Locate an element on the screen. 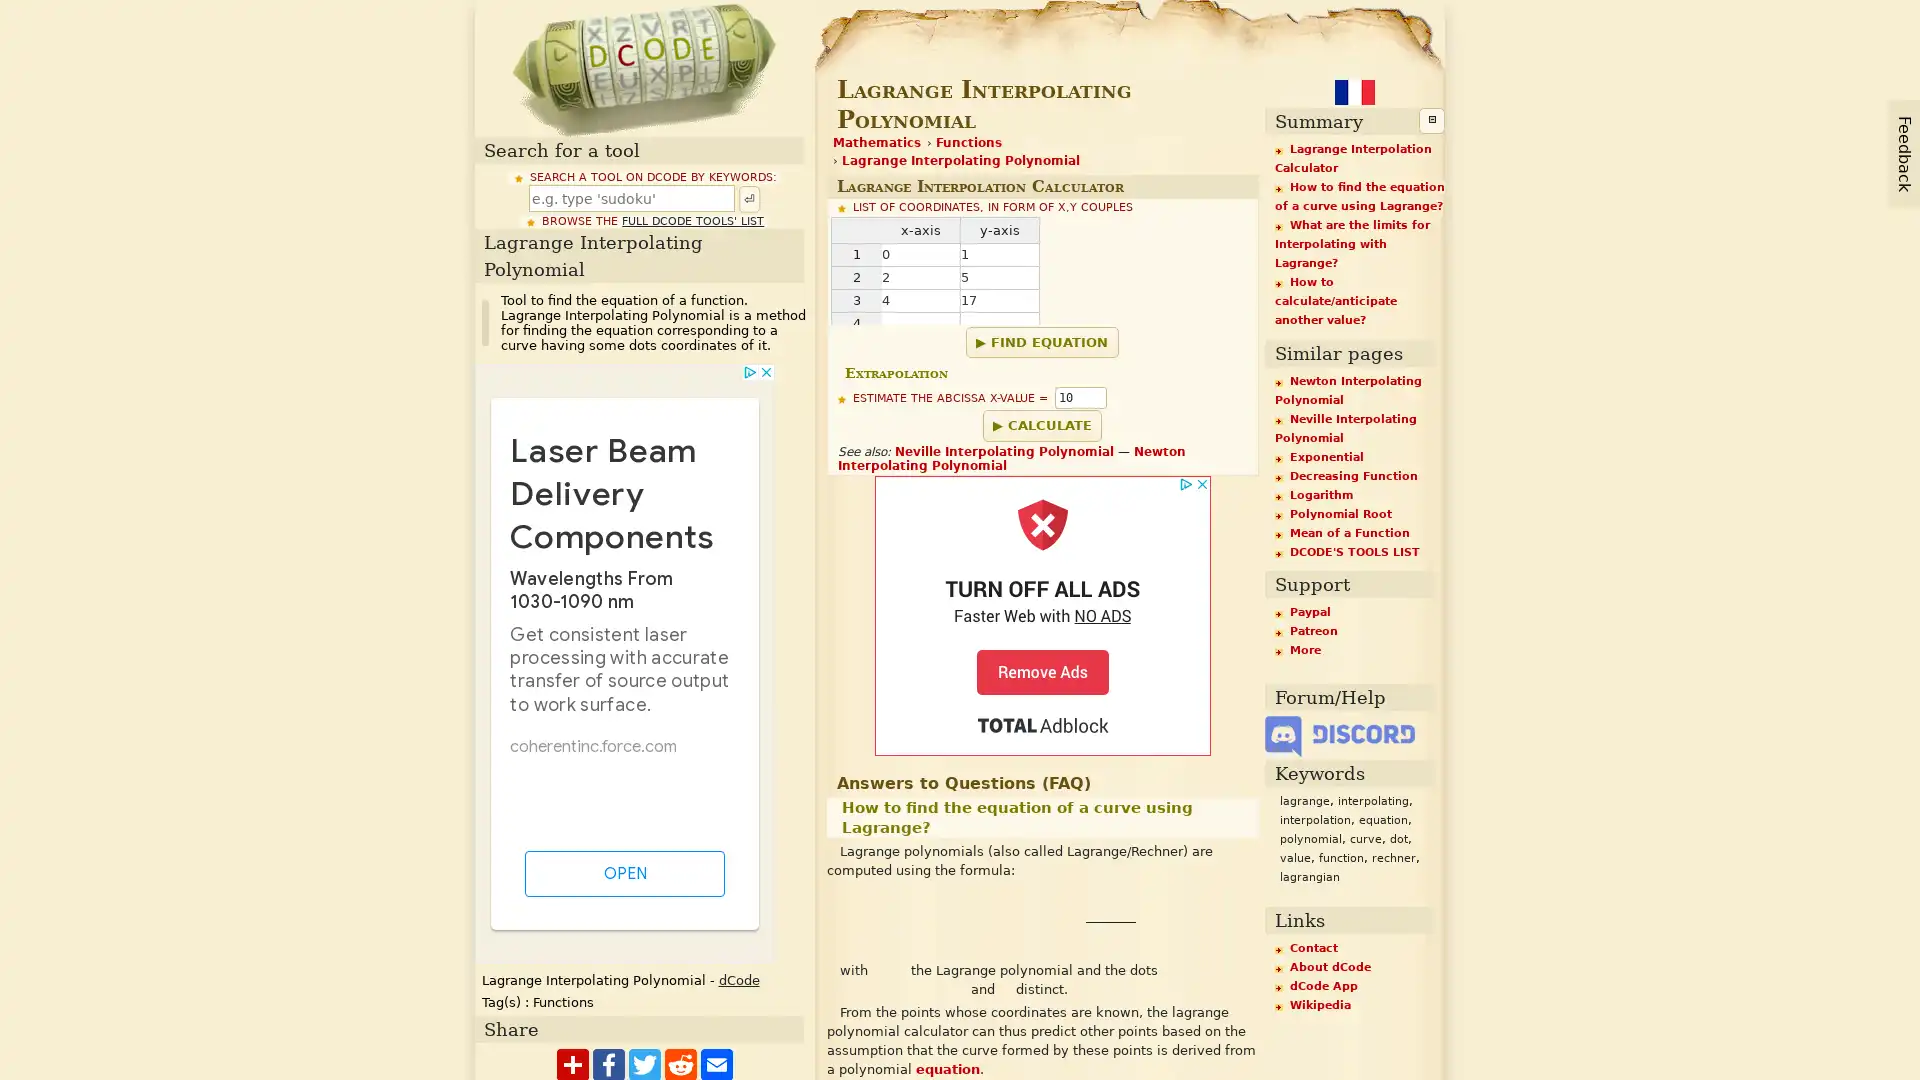 Image resolution: width=1920 pixels, height=1080 pixels. CALCULATE is located at coordinates (1040, 423).